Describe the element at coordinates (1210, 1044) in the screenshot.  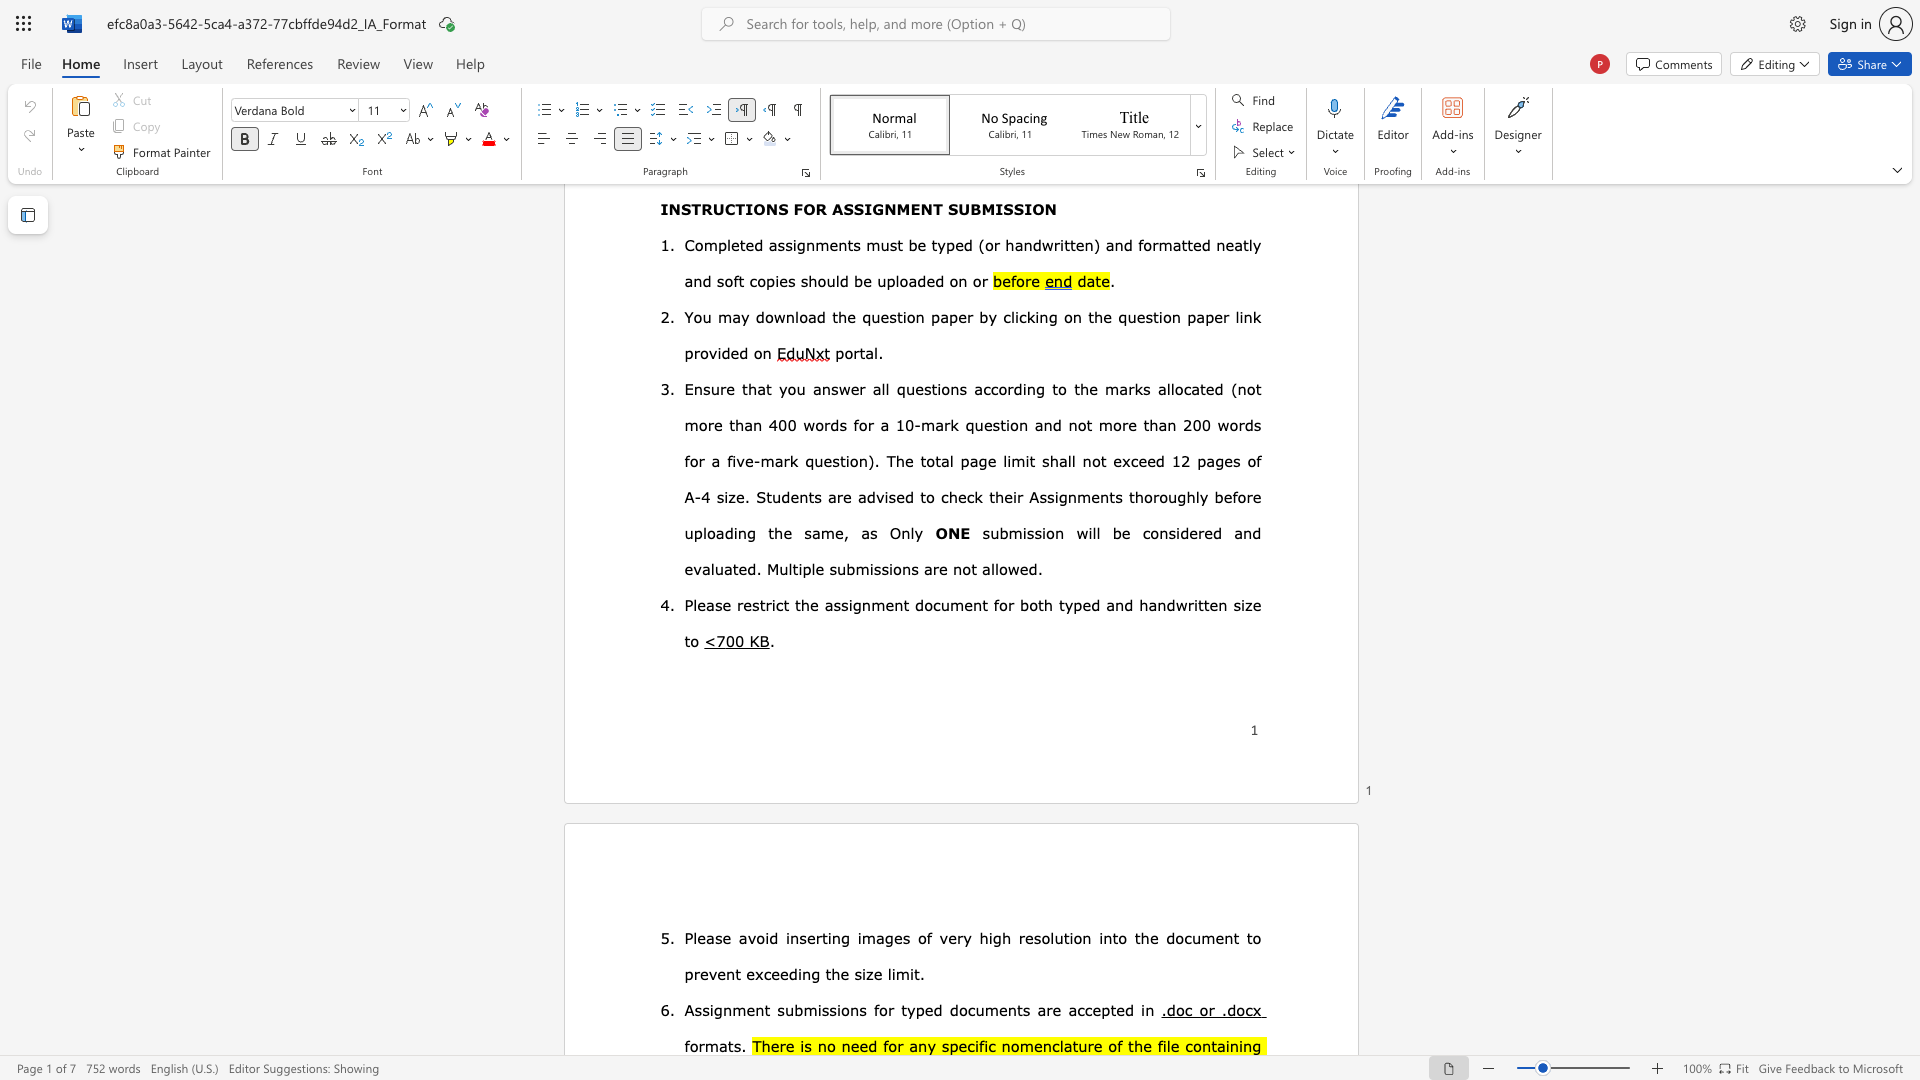
I see `the subset text "taini" within the text "containing"` at that location.